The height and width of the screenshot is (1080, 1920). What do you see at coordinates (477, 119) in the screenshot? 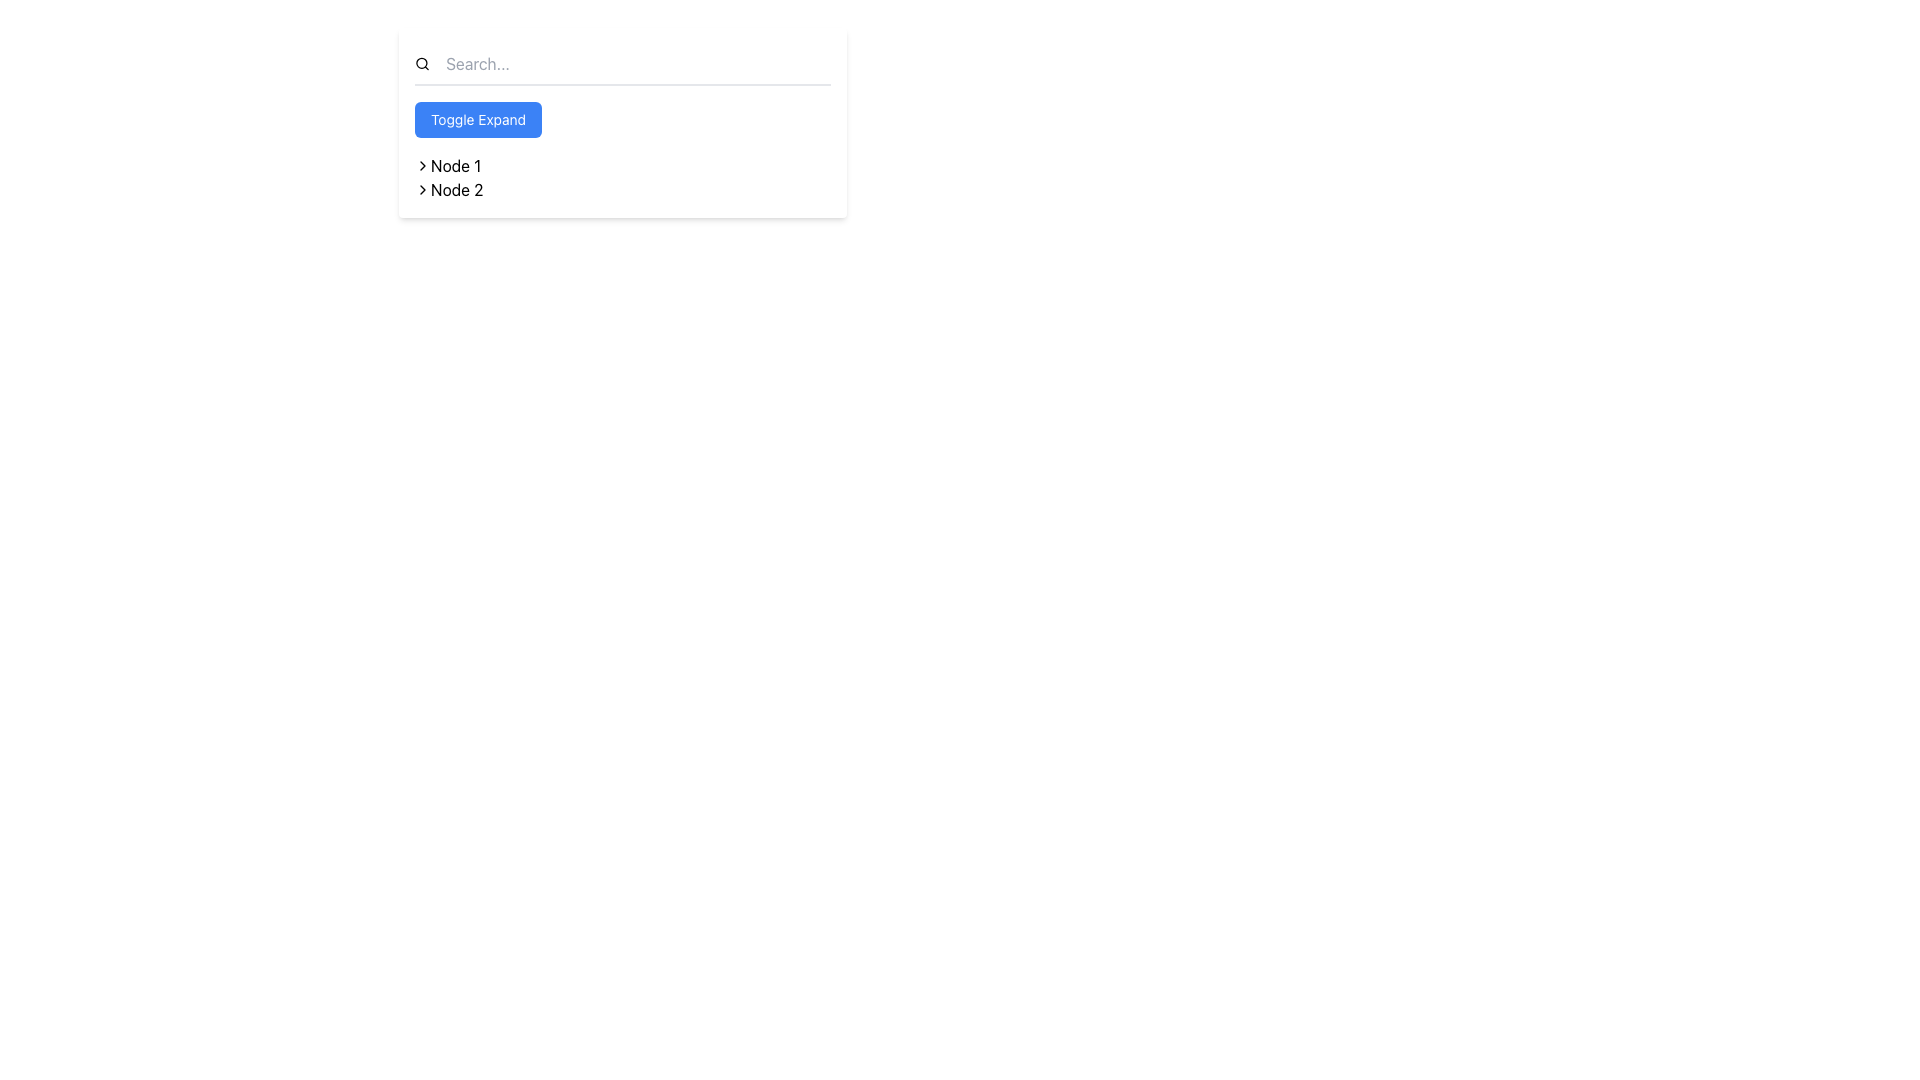
I see `the toggle button located in the top-left region of the section near the search bar` at bounding box center [477, 119].